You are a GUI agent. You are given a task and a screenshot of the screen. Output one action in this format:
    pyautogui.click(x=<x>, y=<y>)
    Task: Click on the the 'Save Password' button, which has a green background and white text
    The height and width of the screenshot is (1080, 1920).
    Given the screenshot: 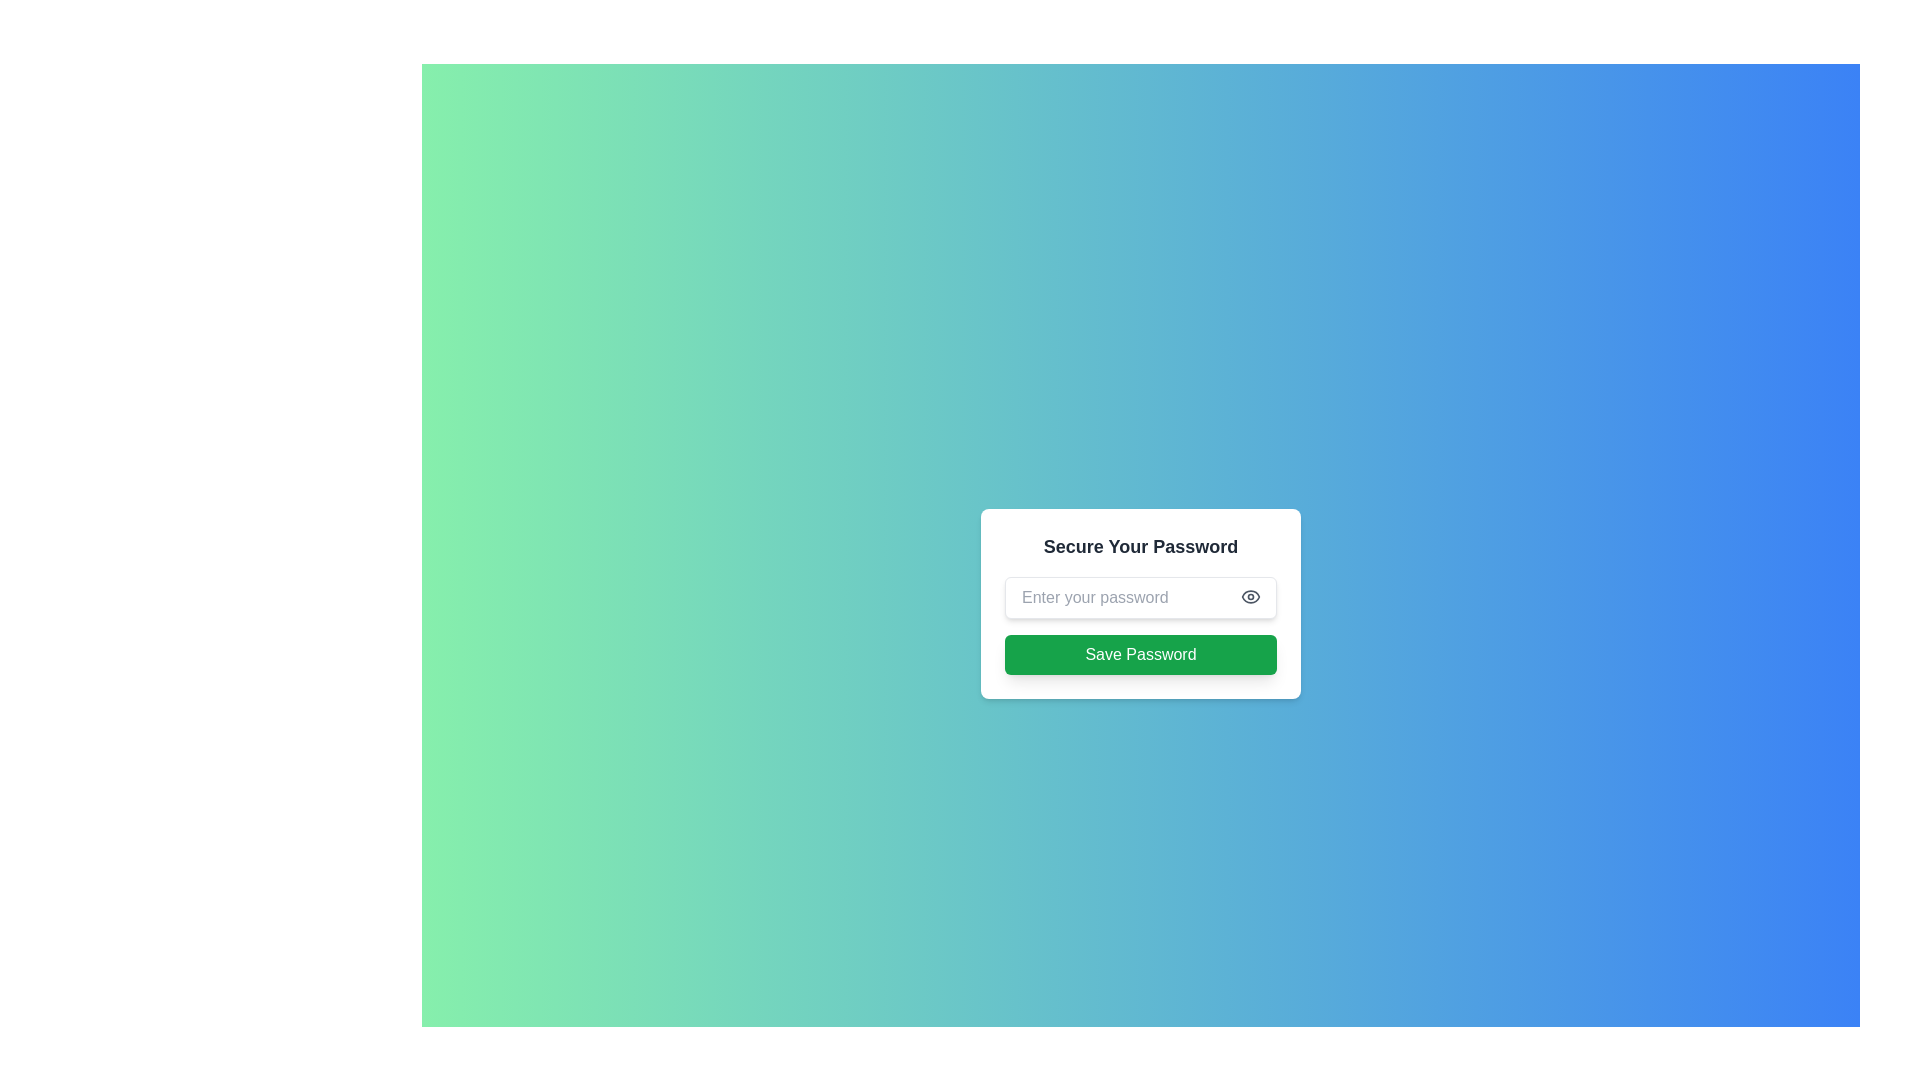 What is the action you would take?
    pyautogui.click(x=1141, y=655)
    